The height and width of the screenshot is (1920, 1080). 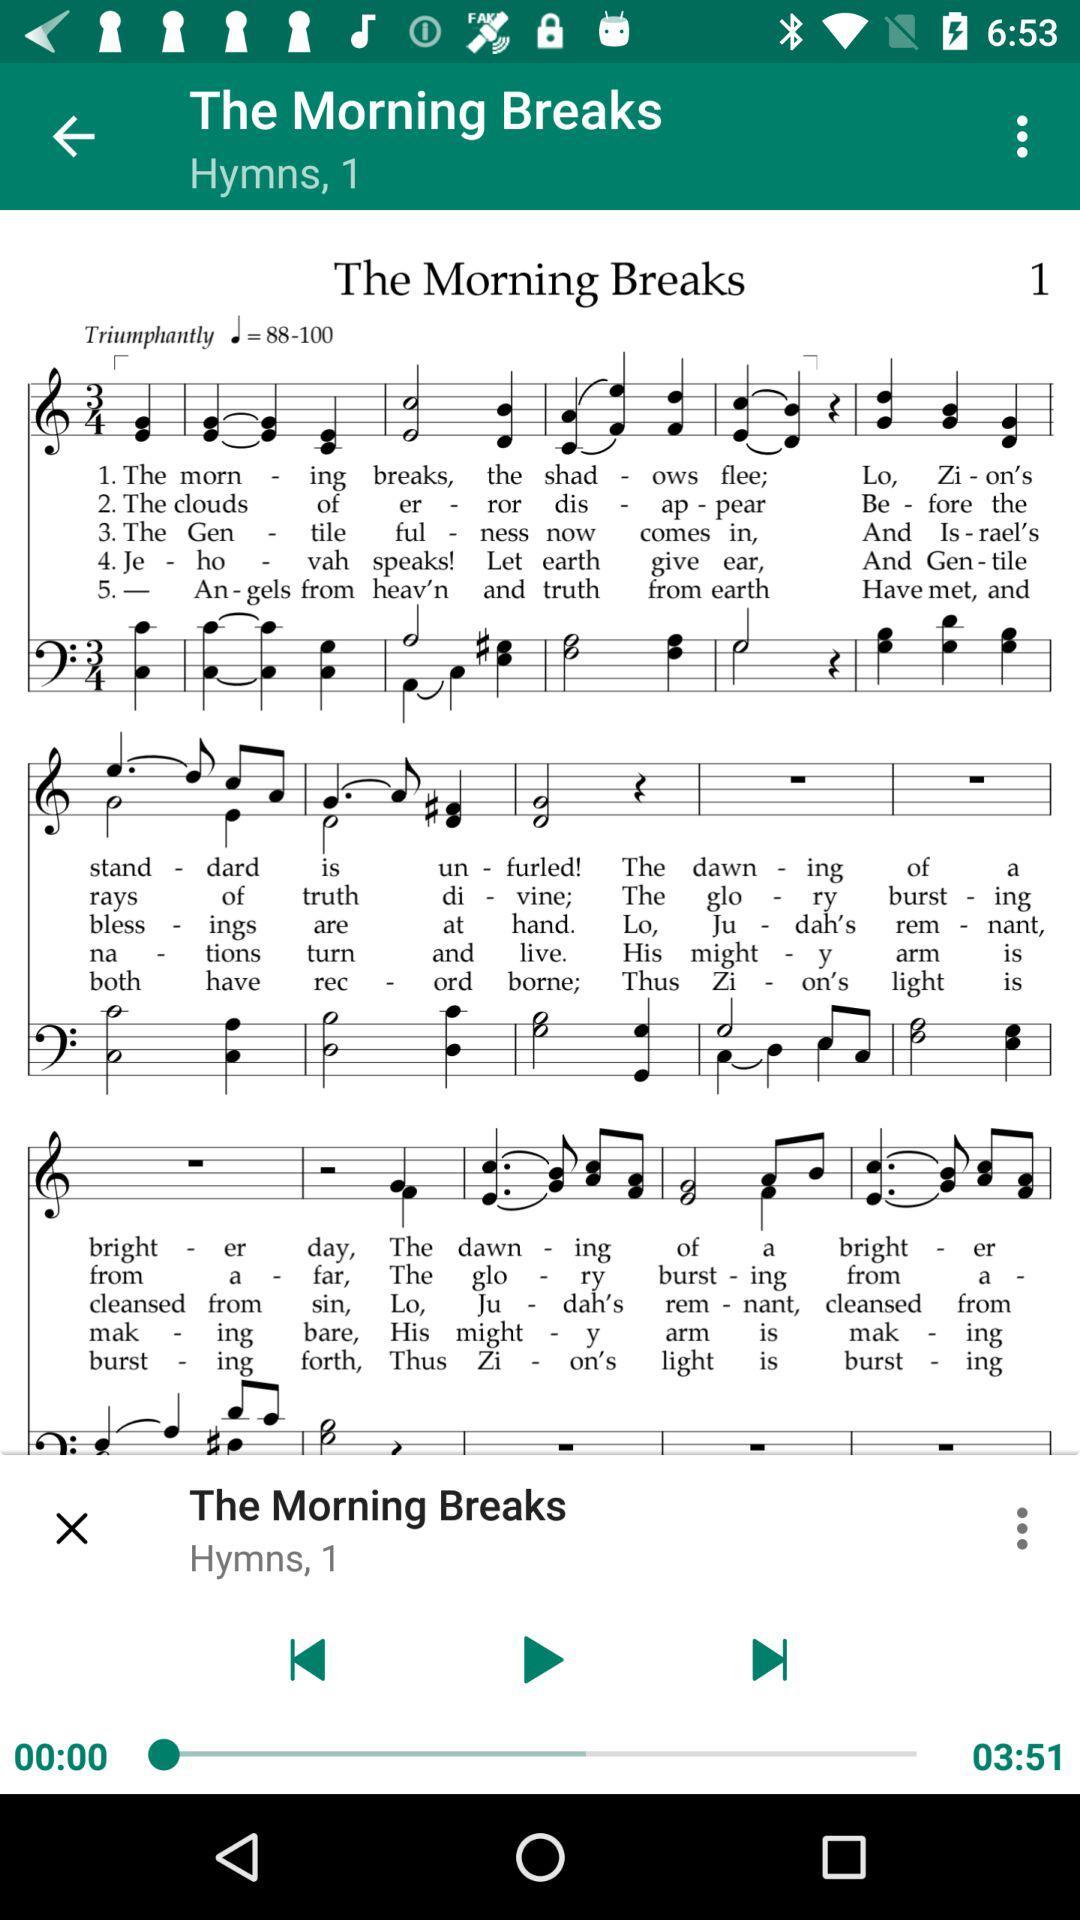 What do you see at coordinates (308, 1659) in the screenshot?
I see `back` at bounding box center [308, 1659].